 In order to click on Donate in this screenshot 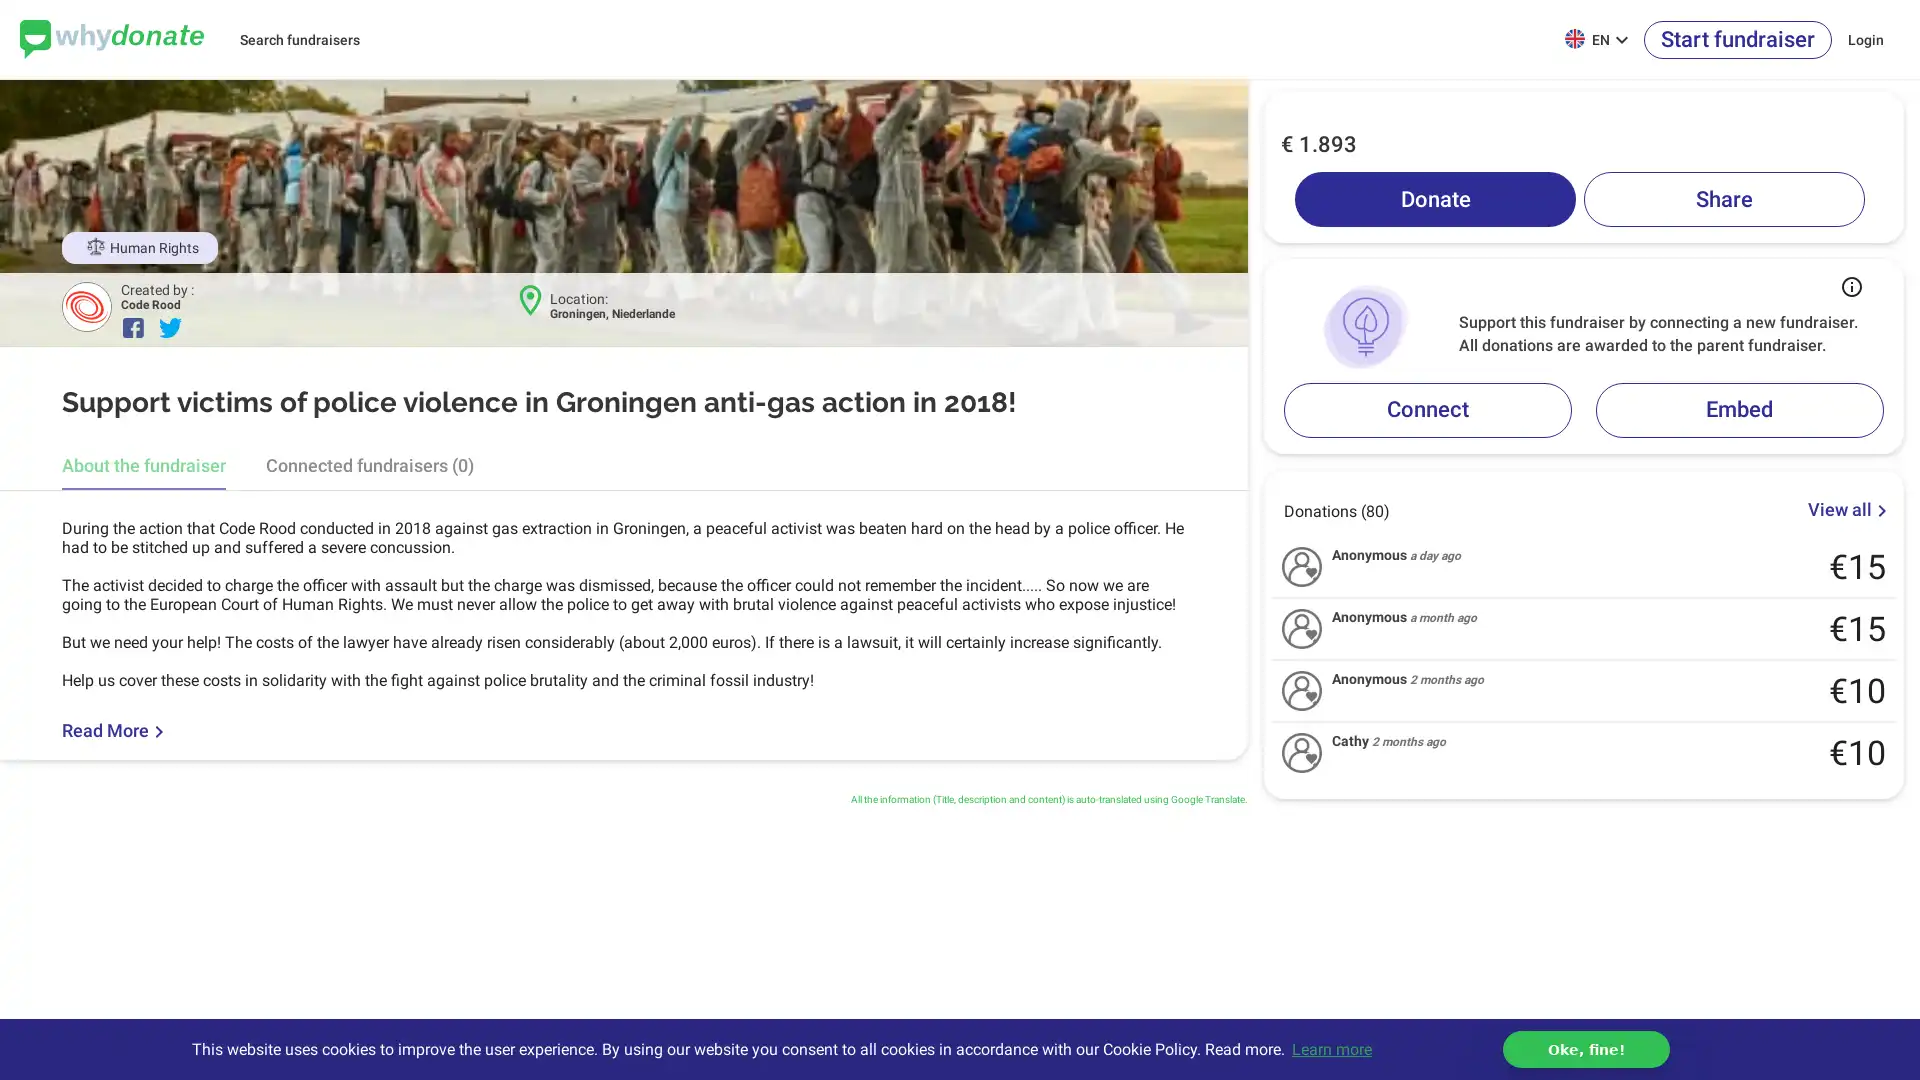, I will do `click(1434, 199)`.